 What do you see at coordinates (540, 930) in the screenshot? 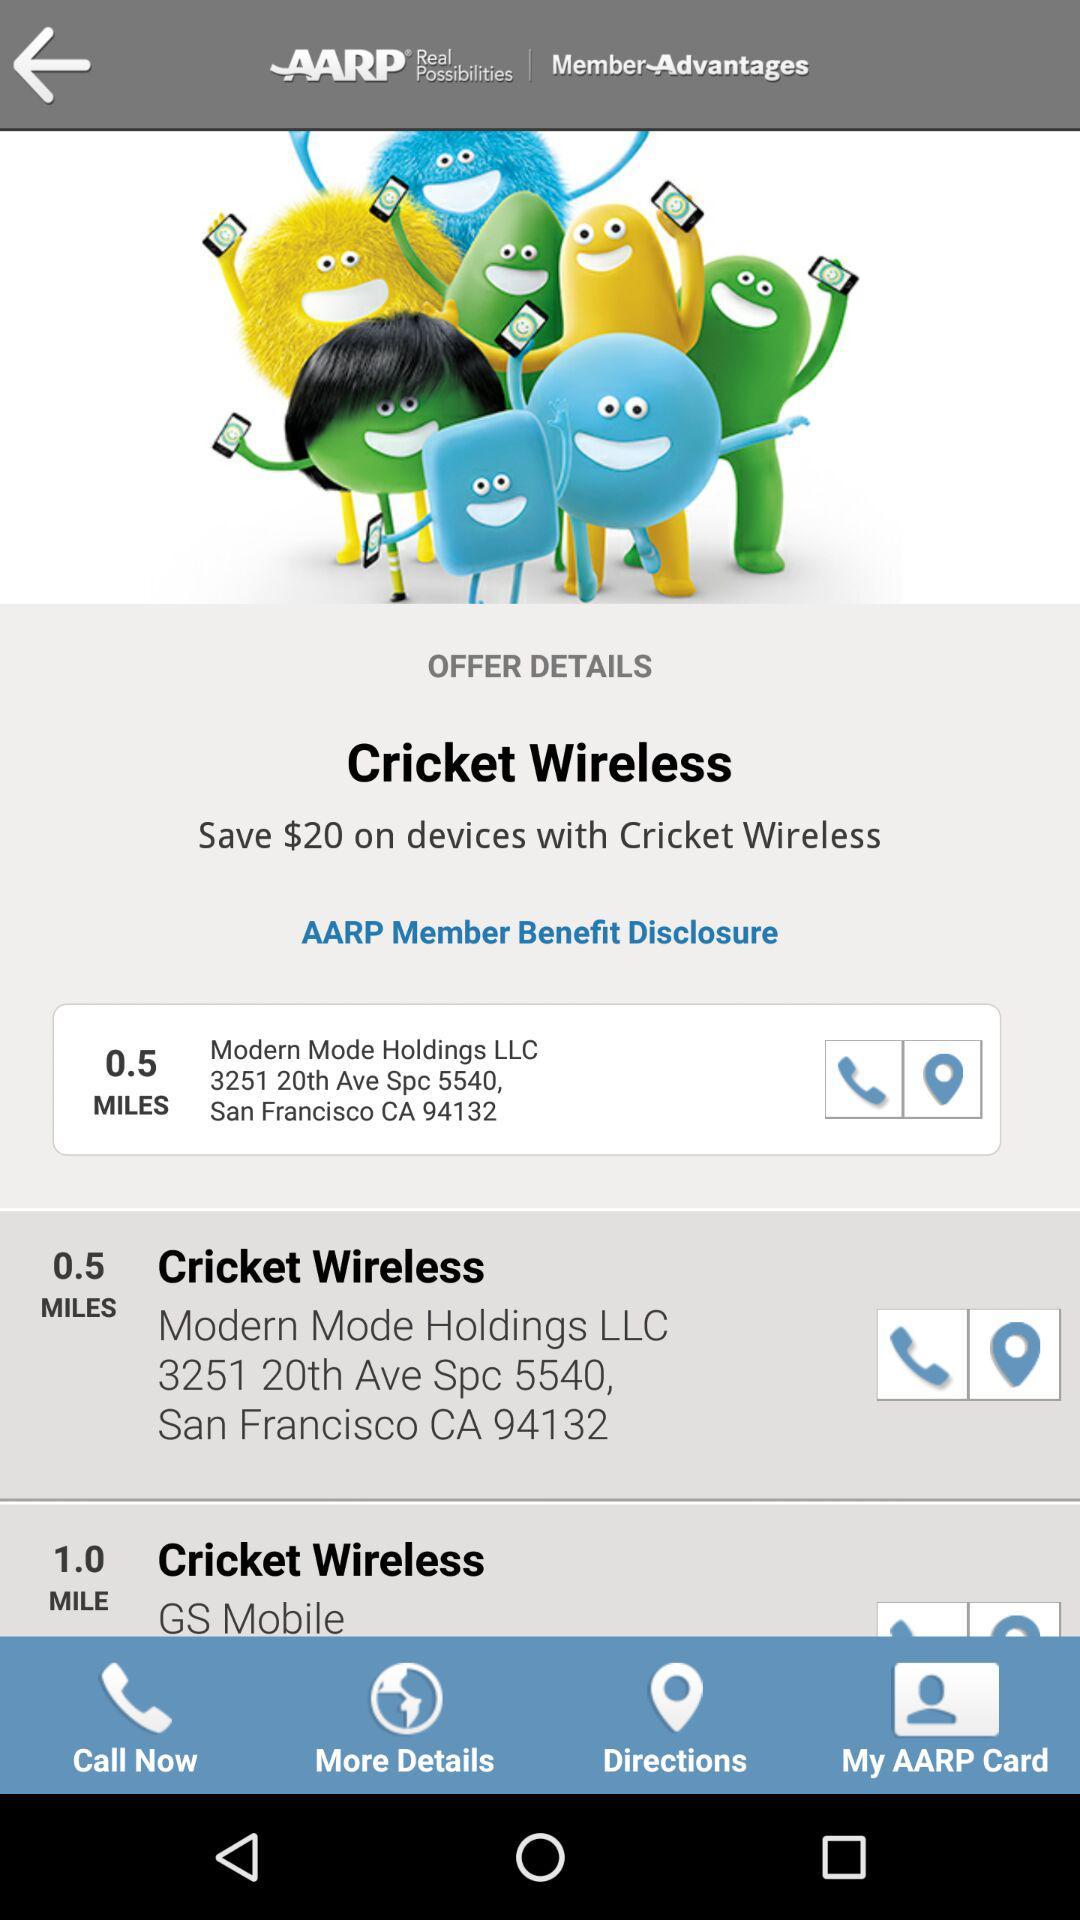
I see `item above modern mode holdings icon` at bounding box center [540, 930].